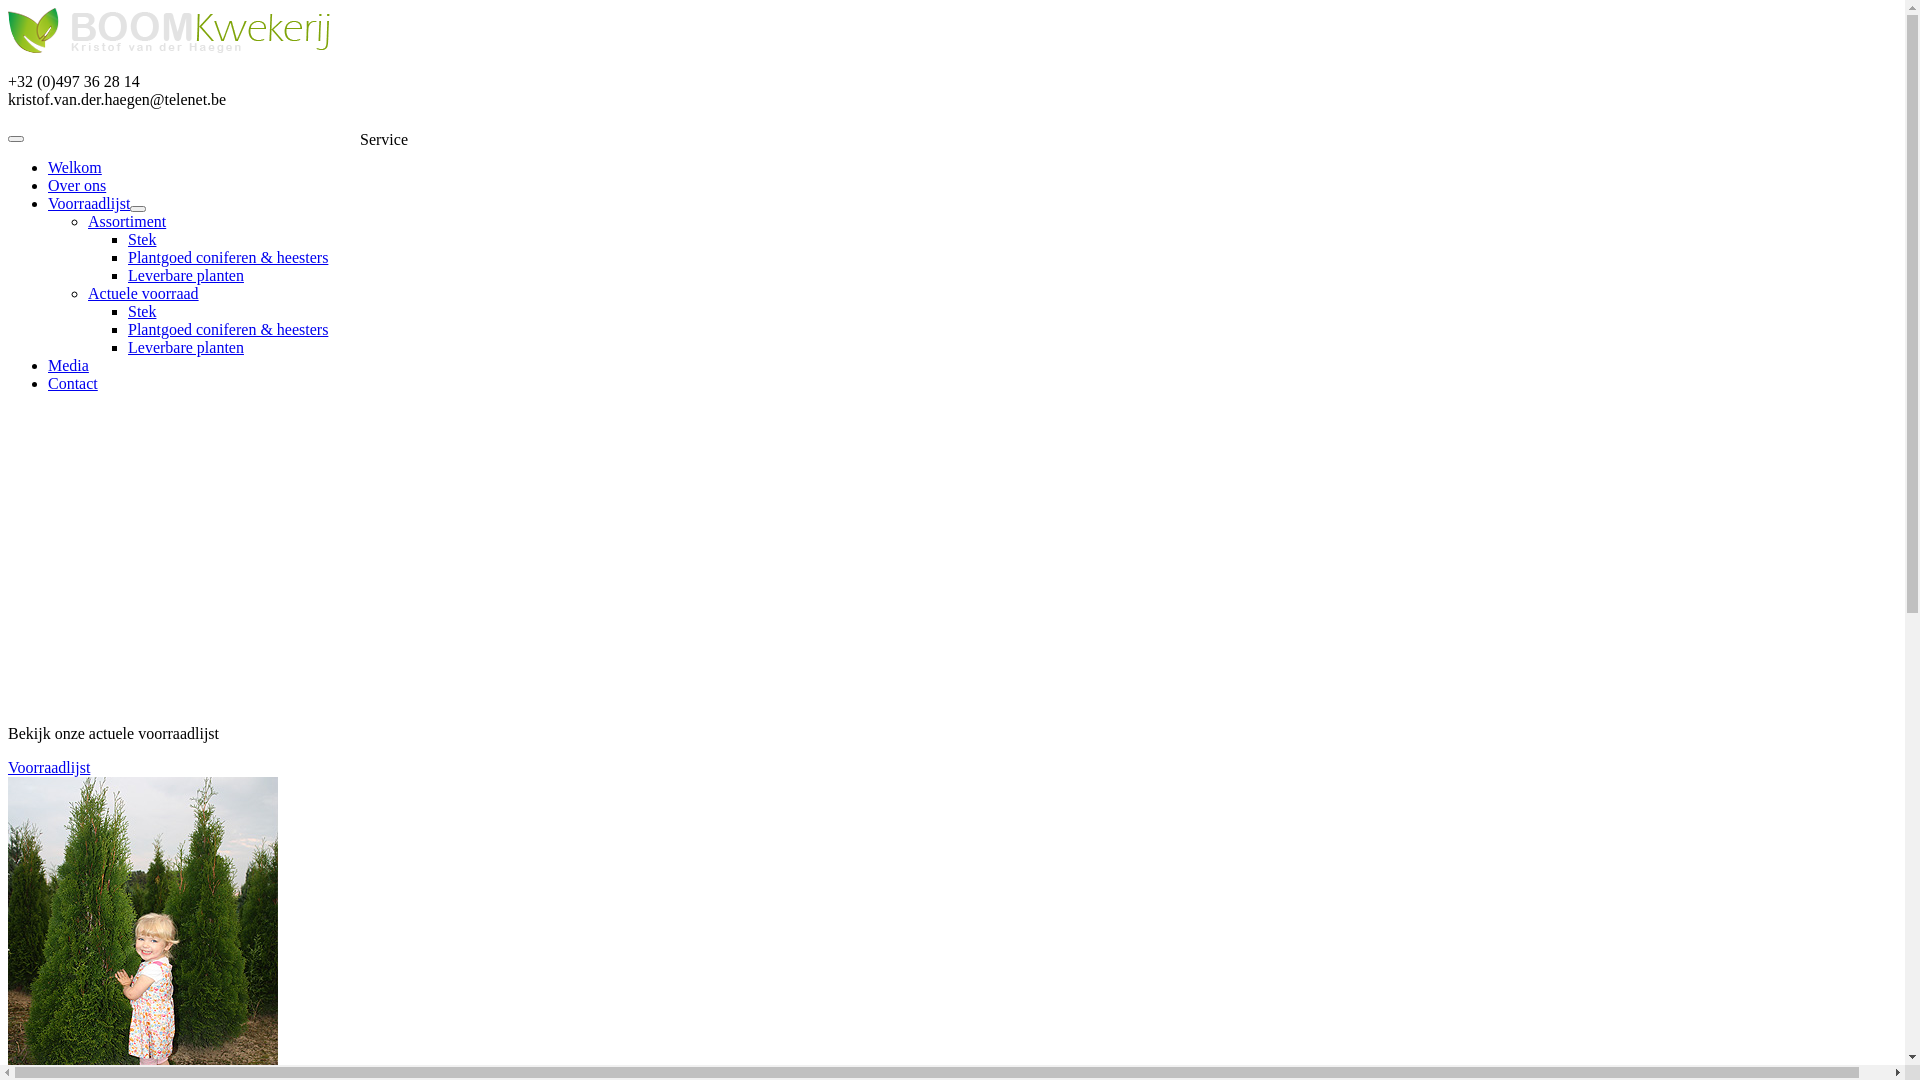 This screenshot has width=1920, height=1080. Describe the element at coordinates (141, 311) in the screenshot. I see `'Stek'` at that location.